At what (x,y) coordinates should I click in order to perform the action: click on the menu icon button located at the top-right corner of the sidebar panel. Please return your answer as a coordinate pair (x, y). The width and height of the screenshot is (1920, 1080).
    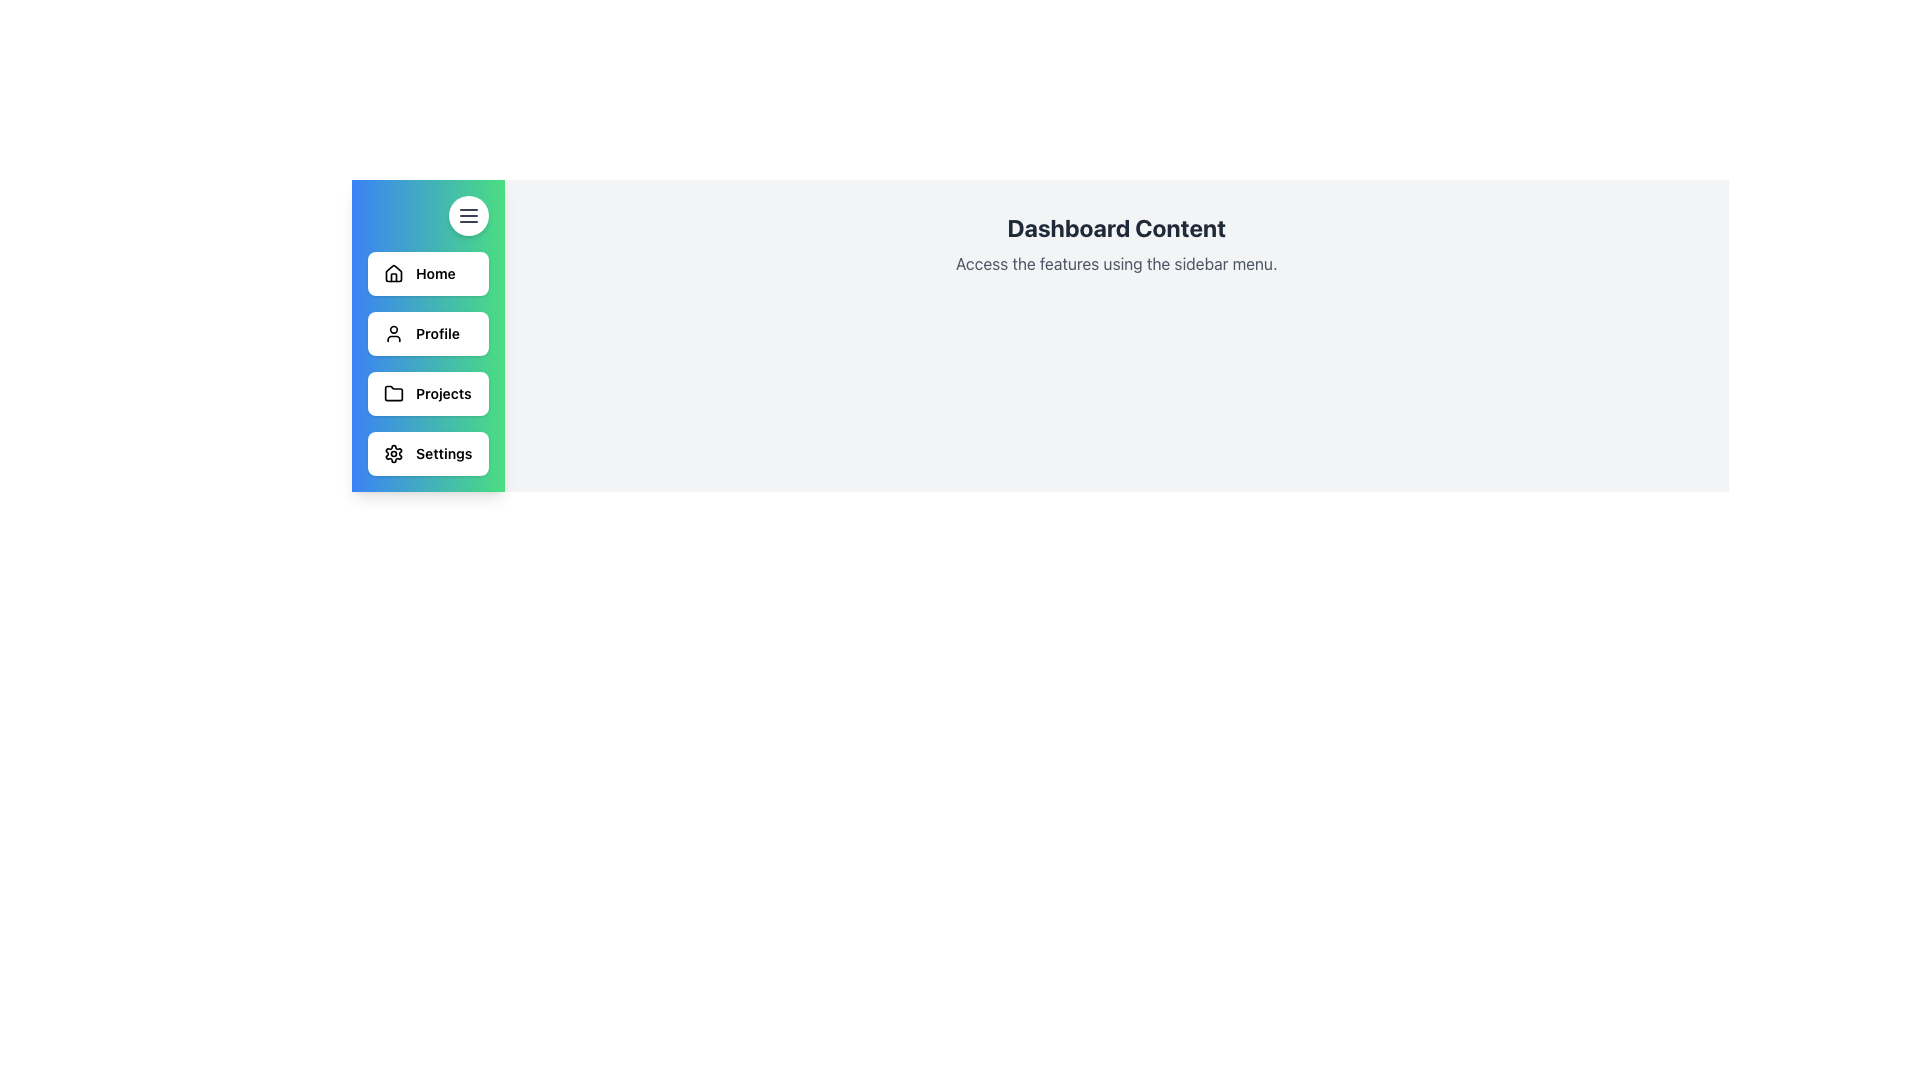
    Looking at the image, I should click on (467, 216).